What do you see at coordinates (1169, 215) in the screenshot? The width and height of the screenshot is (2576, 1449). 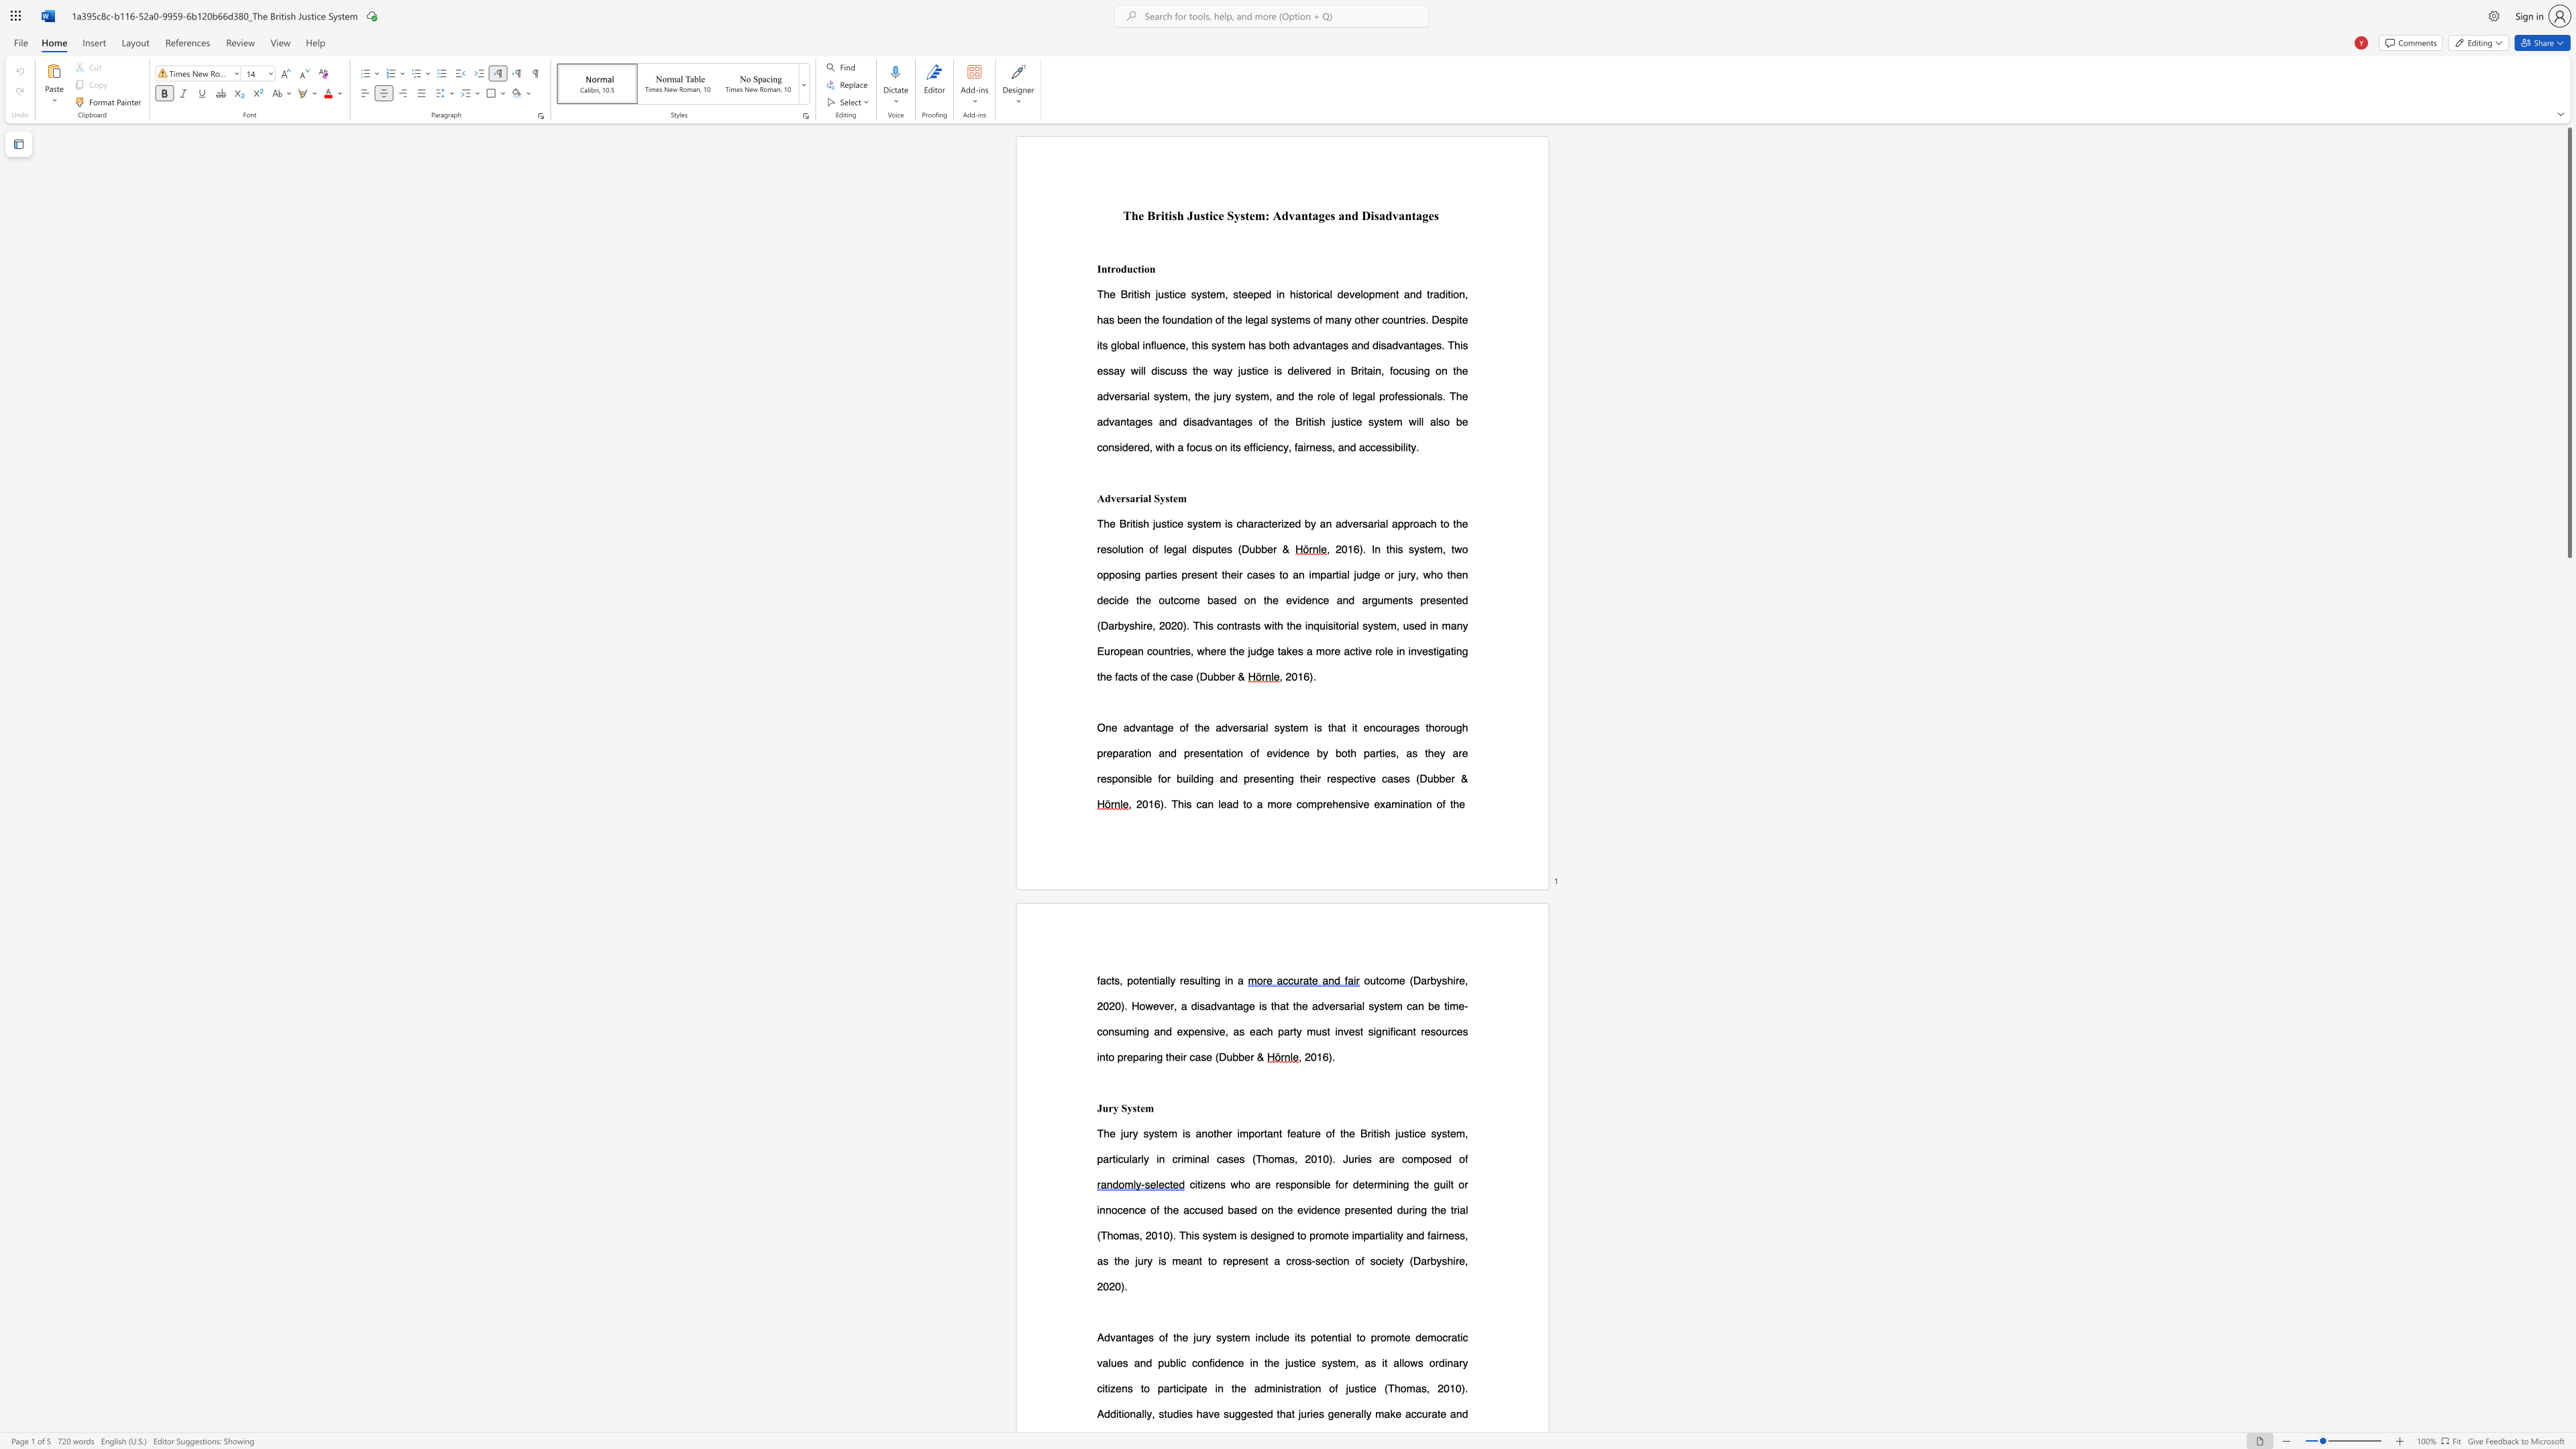 I see `the 2th character "i" in the text` at bounding box center [1169, 215].